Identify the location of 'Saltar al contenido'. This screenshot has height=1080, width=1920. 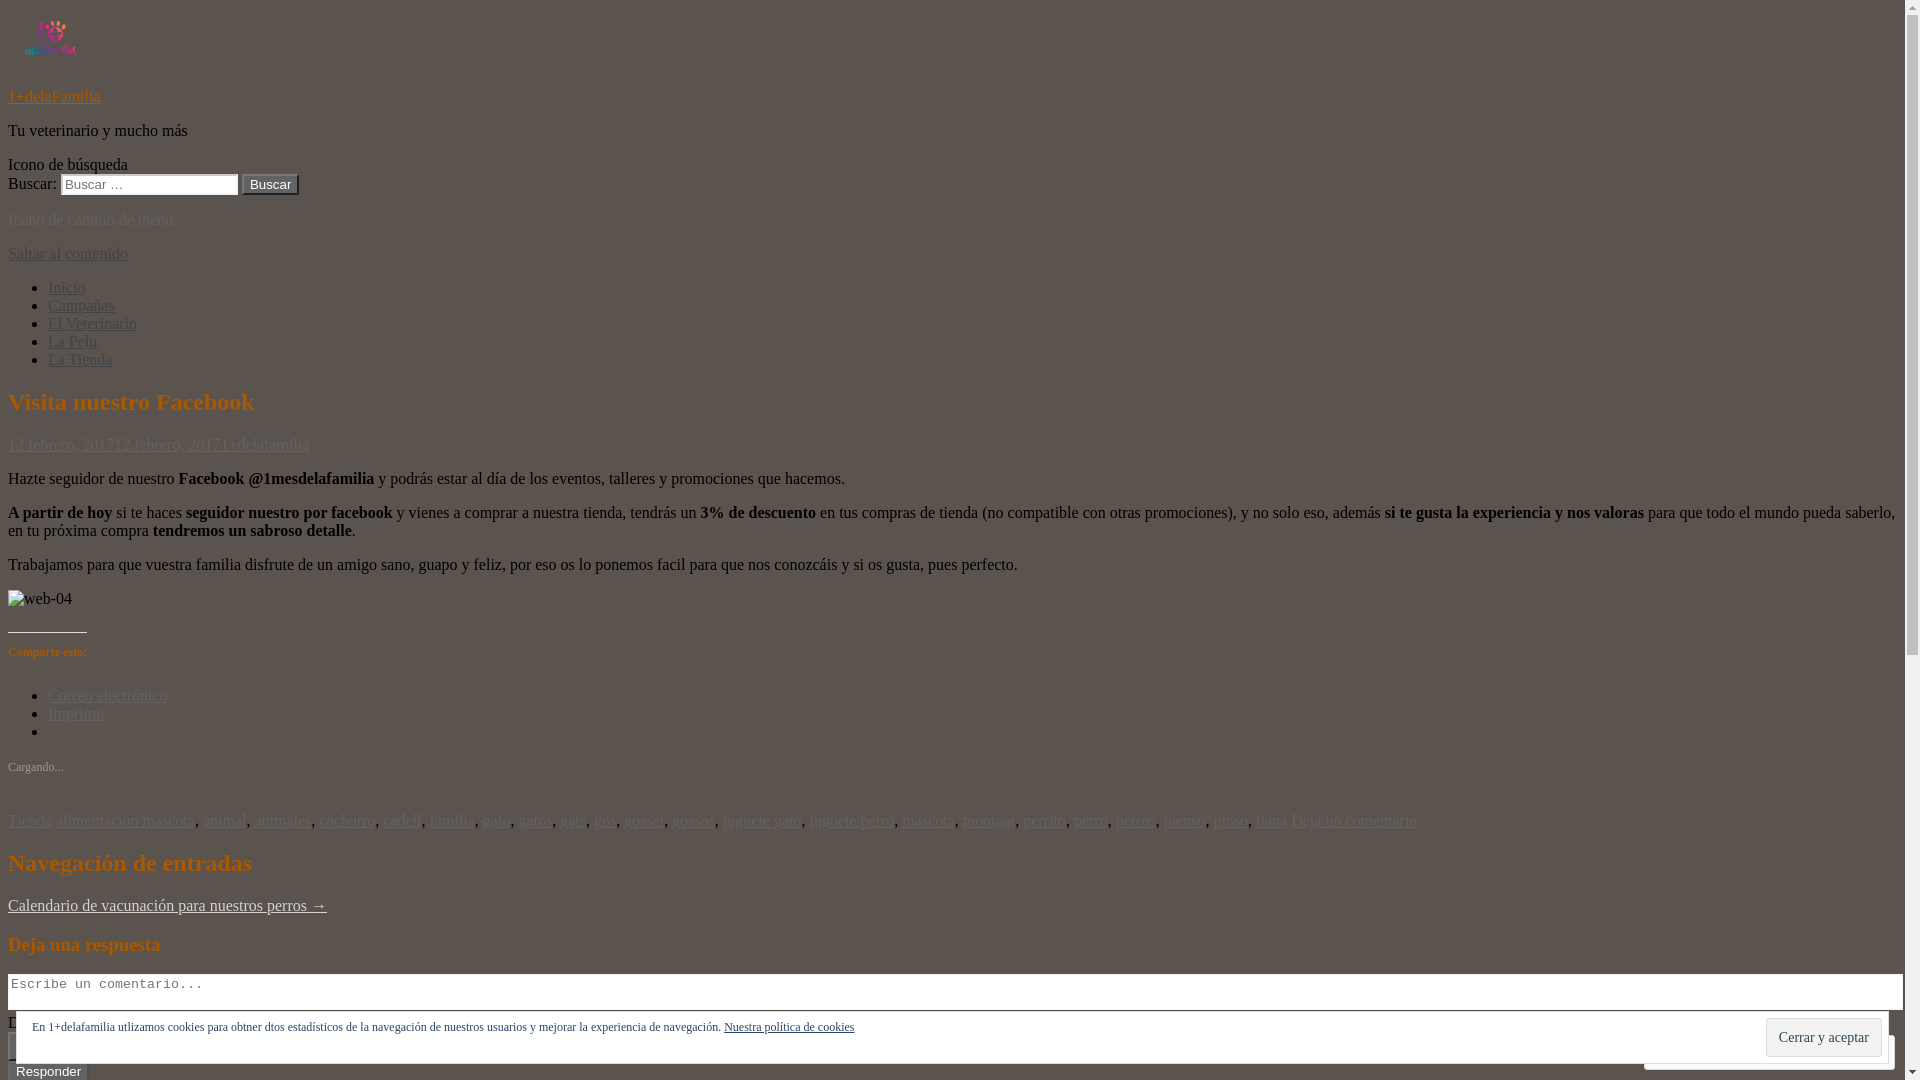
(8, 252).